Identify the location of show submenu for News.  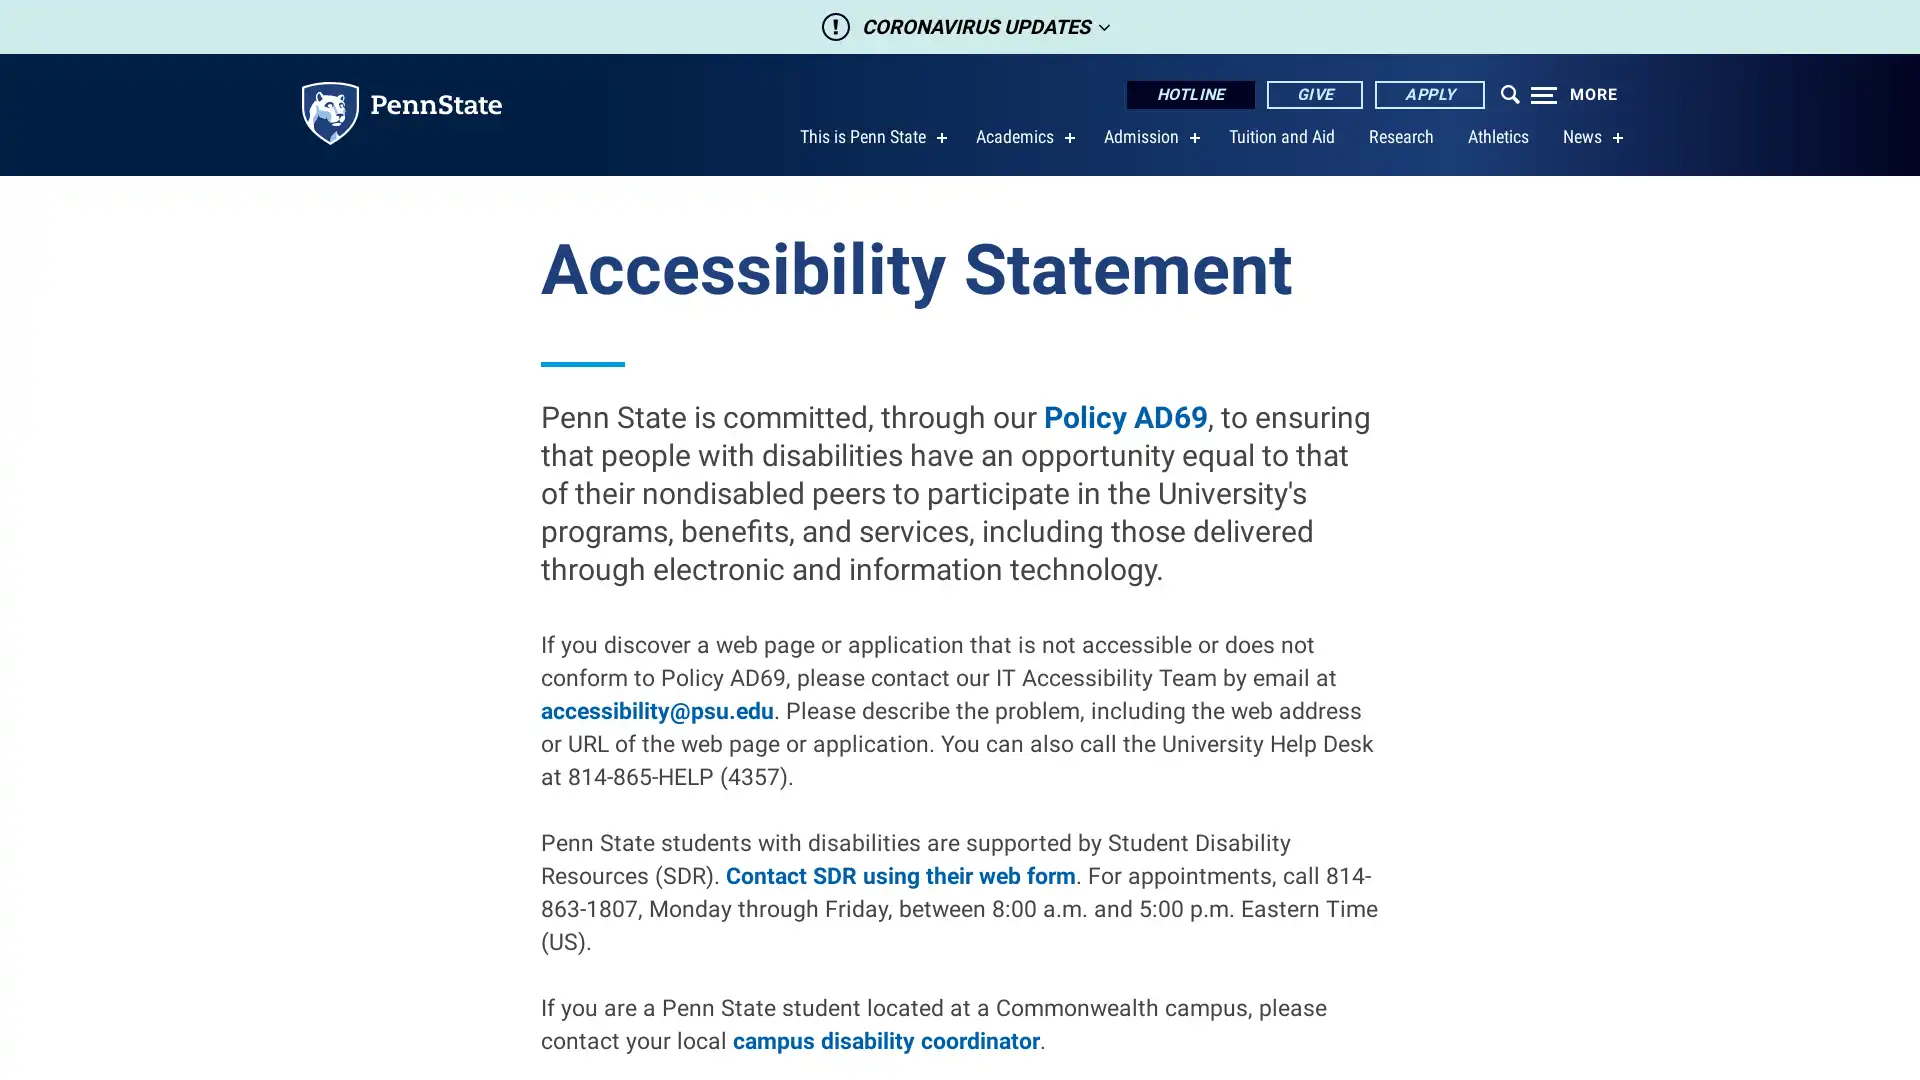
(1609, 137).